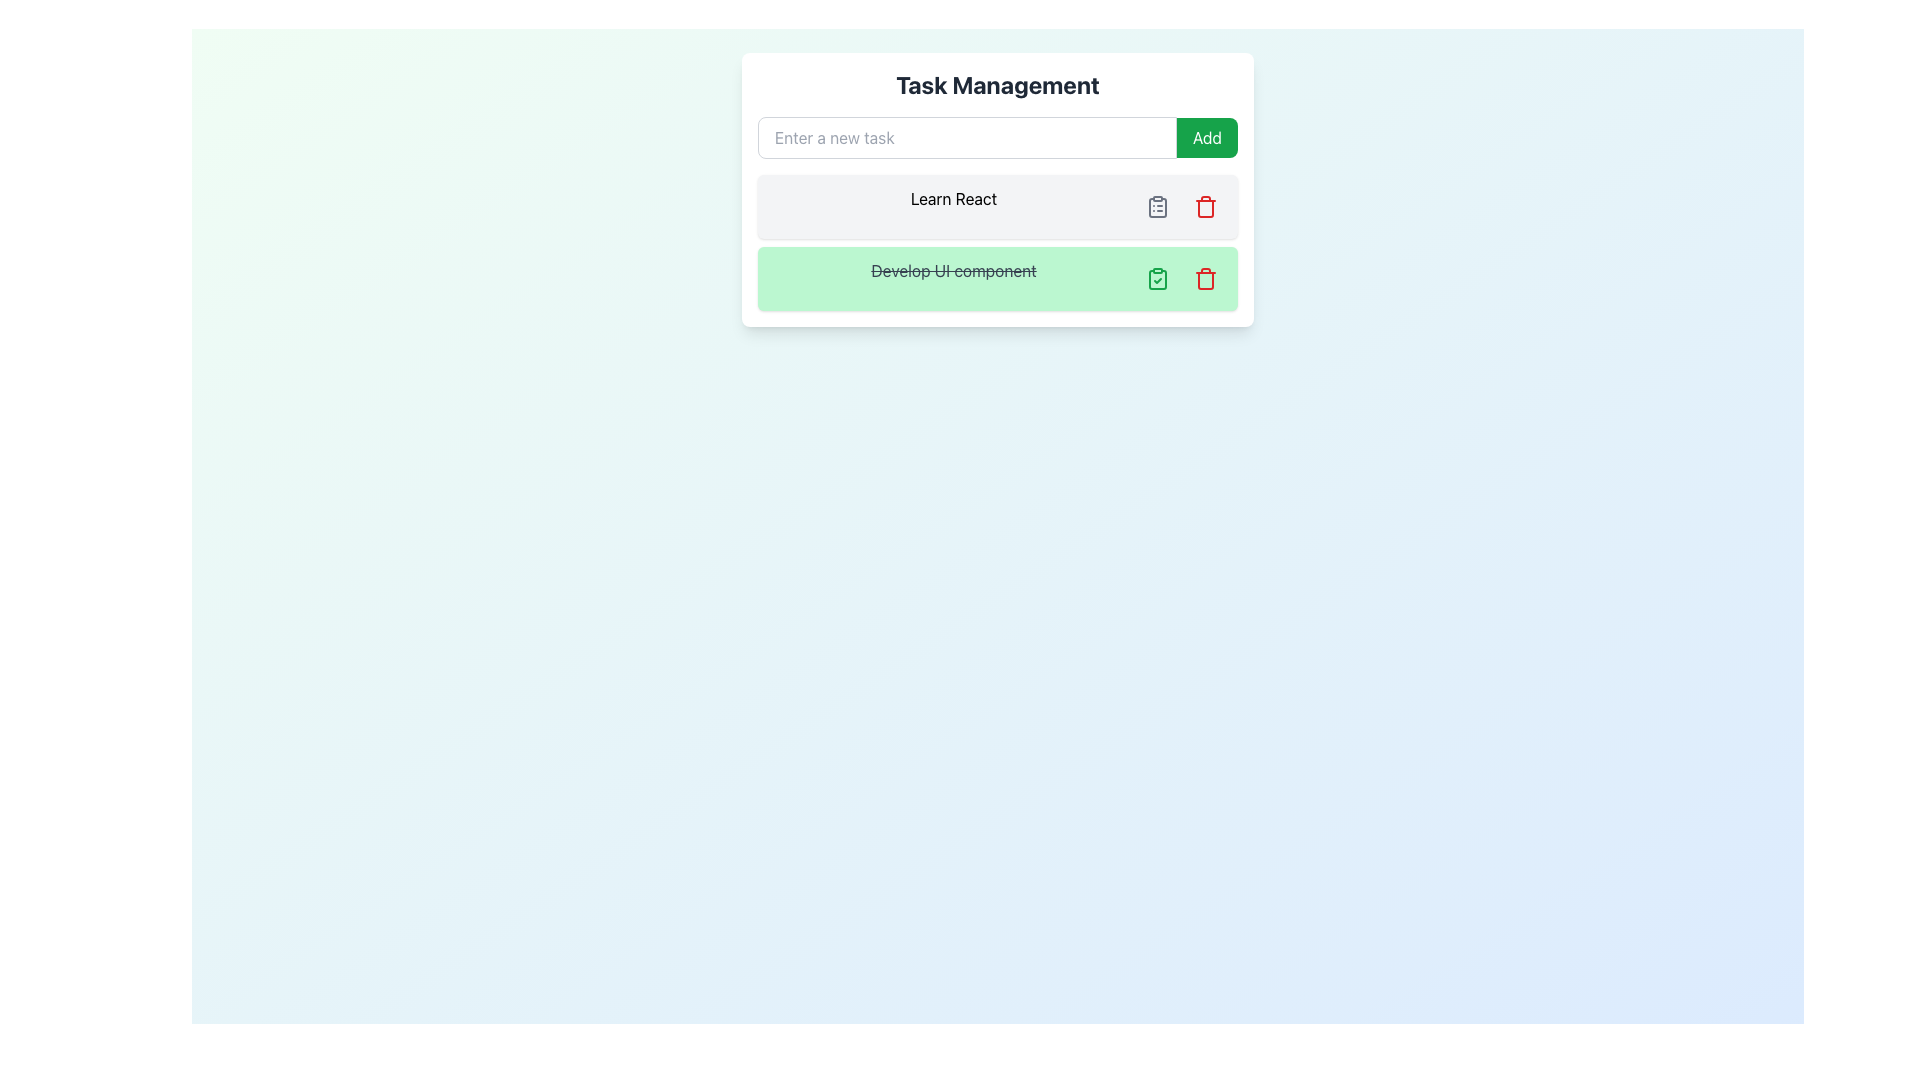 This screenshot has width=1920, height=1080. I want to click on the green 'Add' button located at the right side of the Task input field, so click(998, 137).